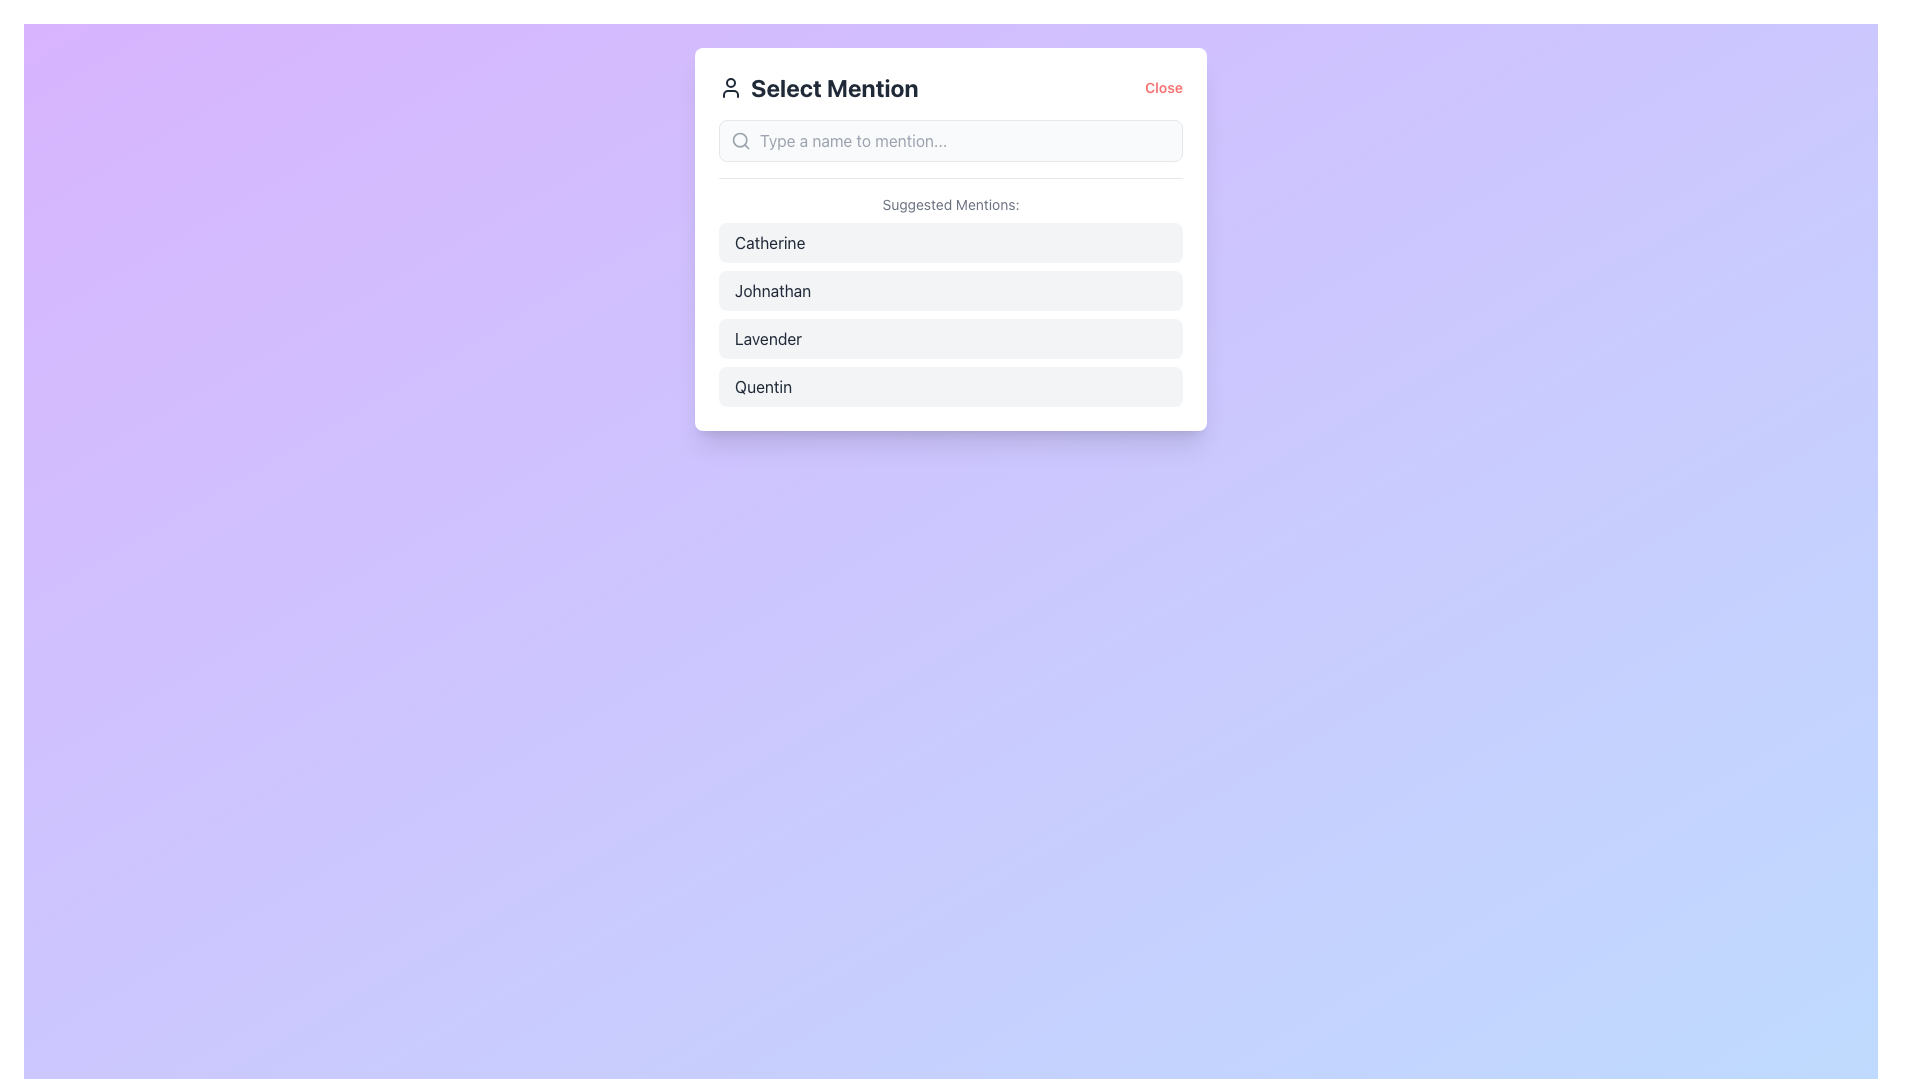  Describe the element at coordinates (949, 242) in the screenshot. I see `to select the first item labeled 'Catherine' in a vertically stacked list of options` at that location.